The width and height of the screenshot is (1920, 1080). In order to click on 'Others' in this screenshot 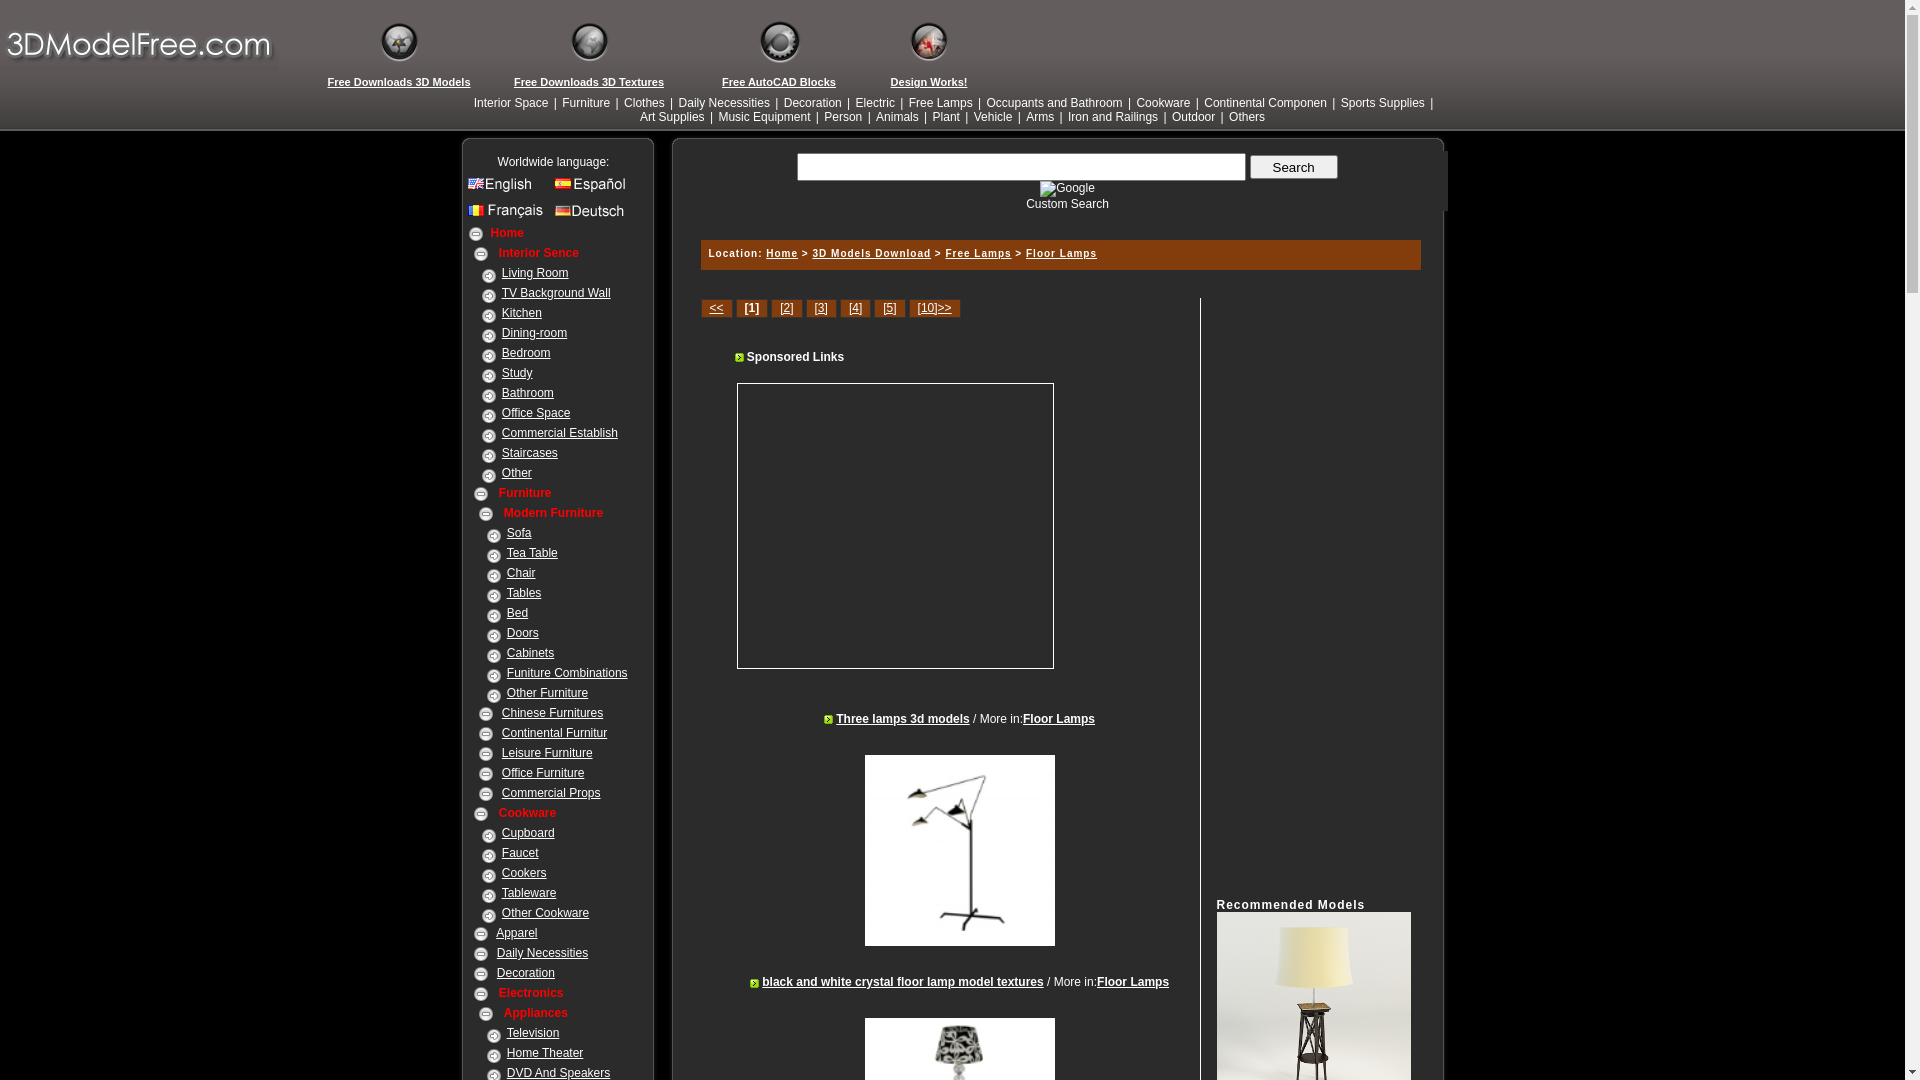, I will do `click(1246, 116)`.